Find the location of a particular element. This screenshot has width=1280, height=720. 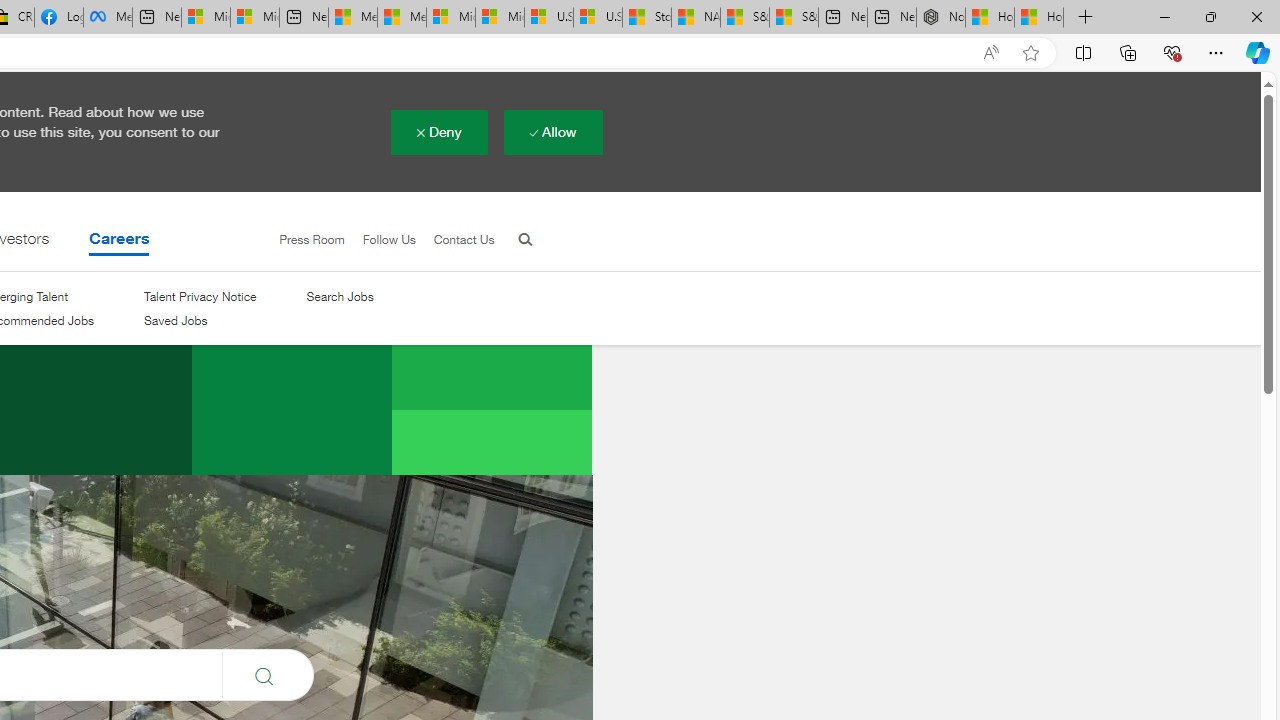

'Press Room' is located at coordinates (302, 239).